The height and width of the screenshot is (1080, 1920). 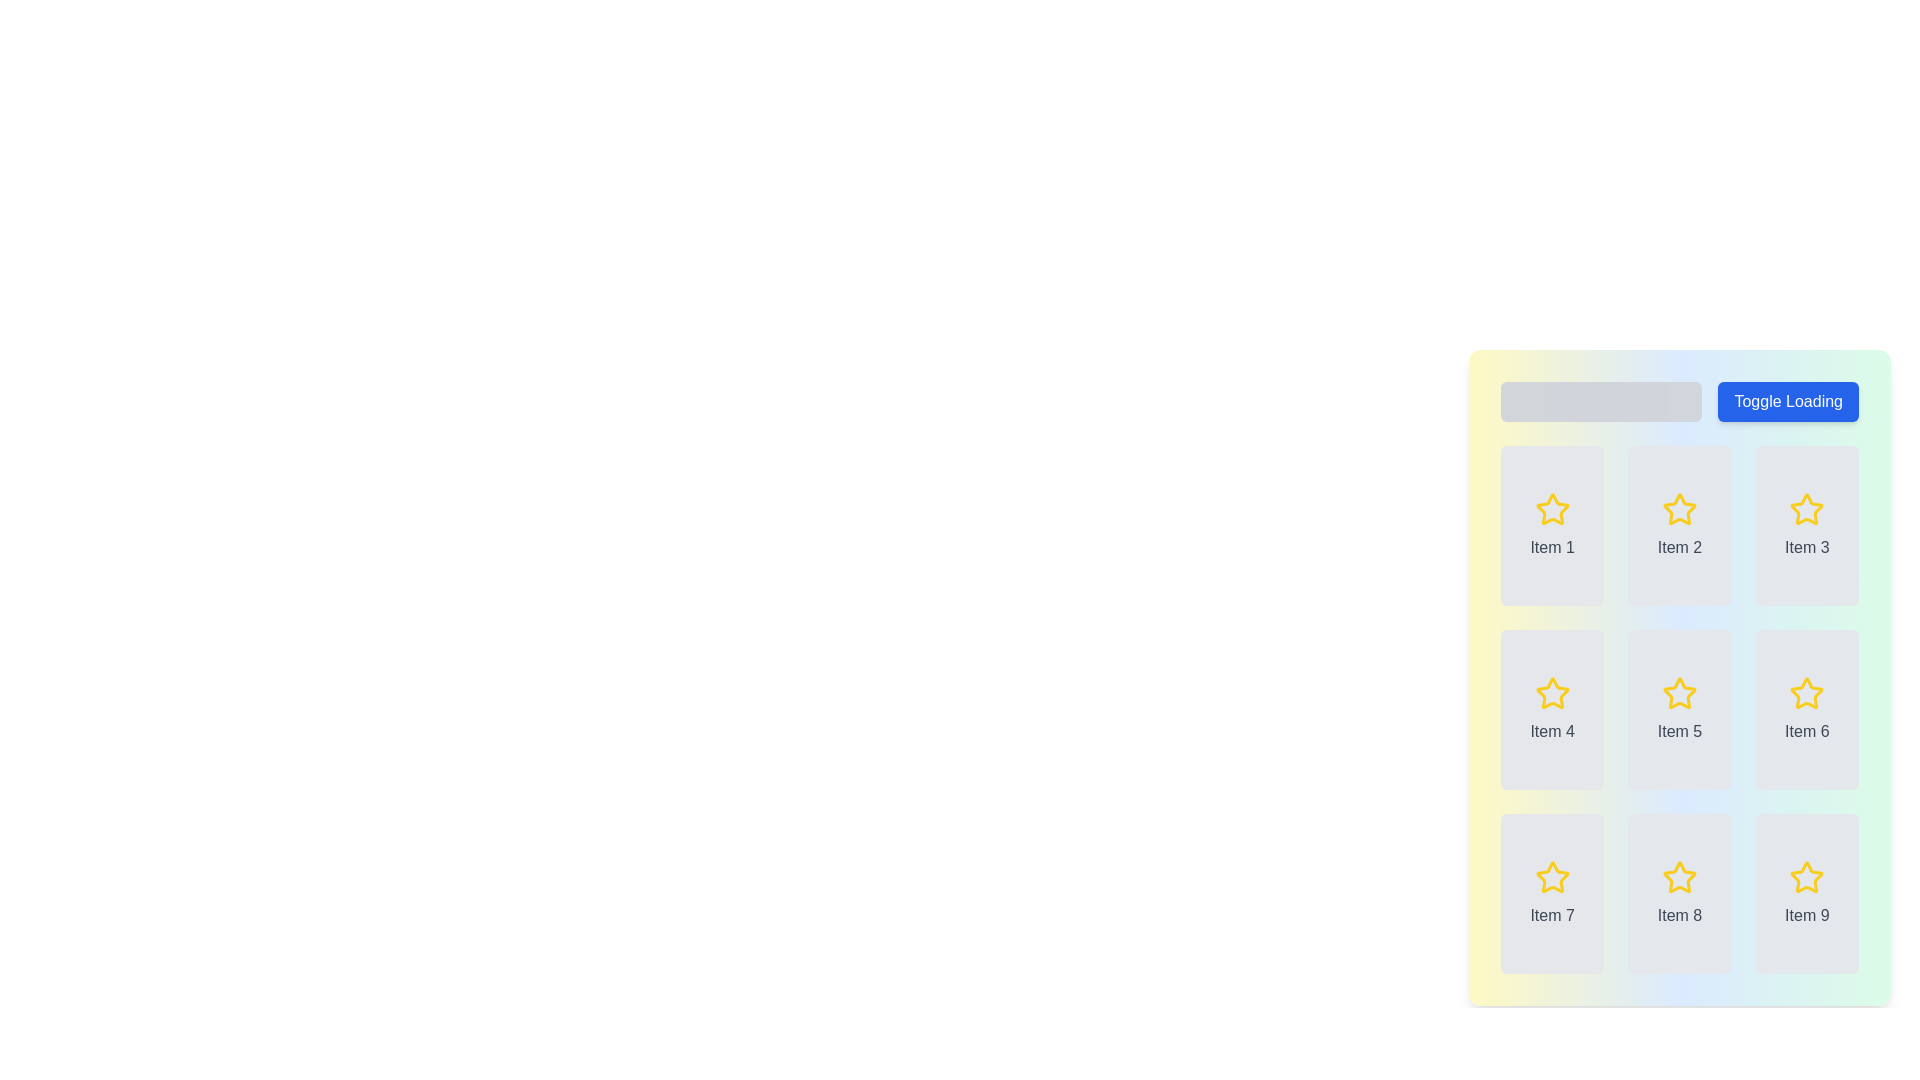 I want to click on the icon associated with 'Item 9', so click(x=1807, y=876).